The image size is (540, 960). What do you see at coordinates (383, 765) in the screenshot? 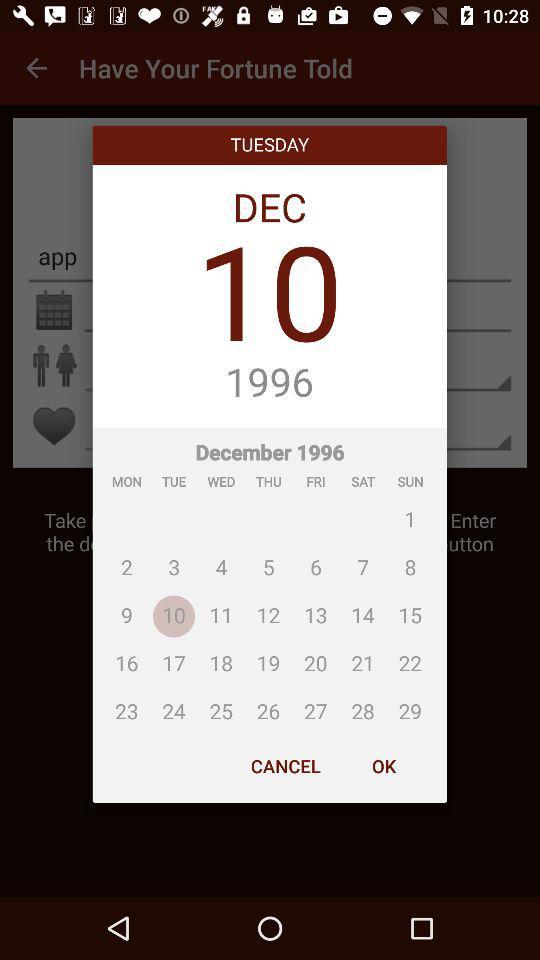
I see `ok item` at bounding box center [383, 765].